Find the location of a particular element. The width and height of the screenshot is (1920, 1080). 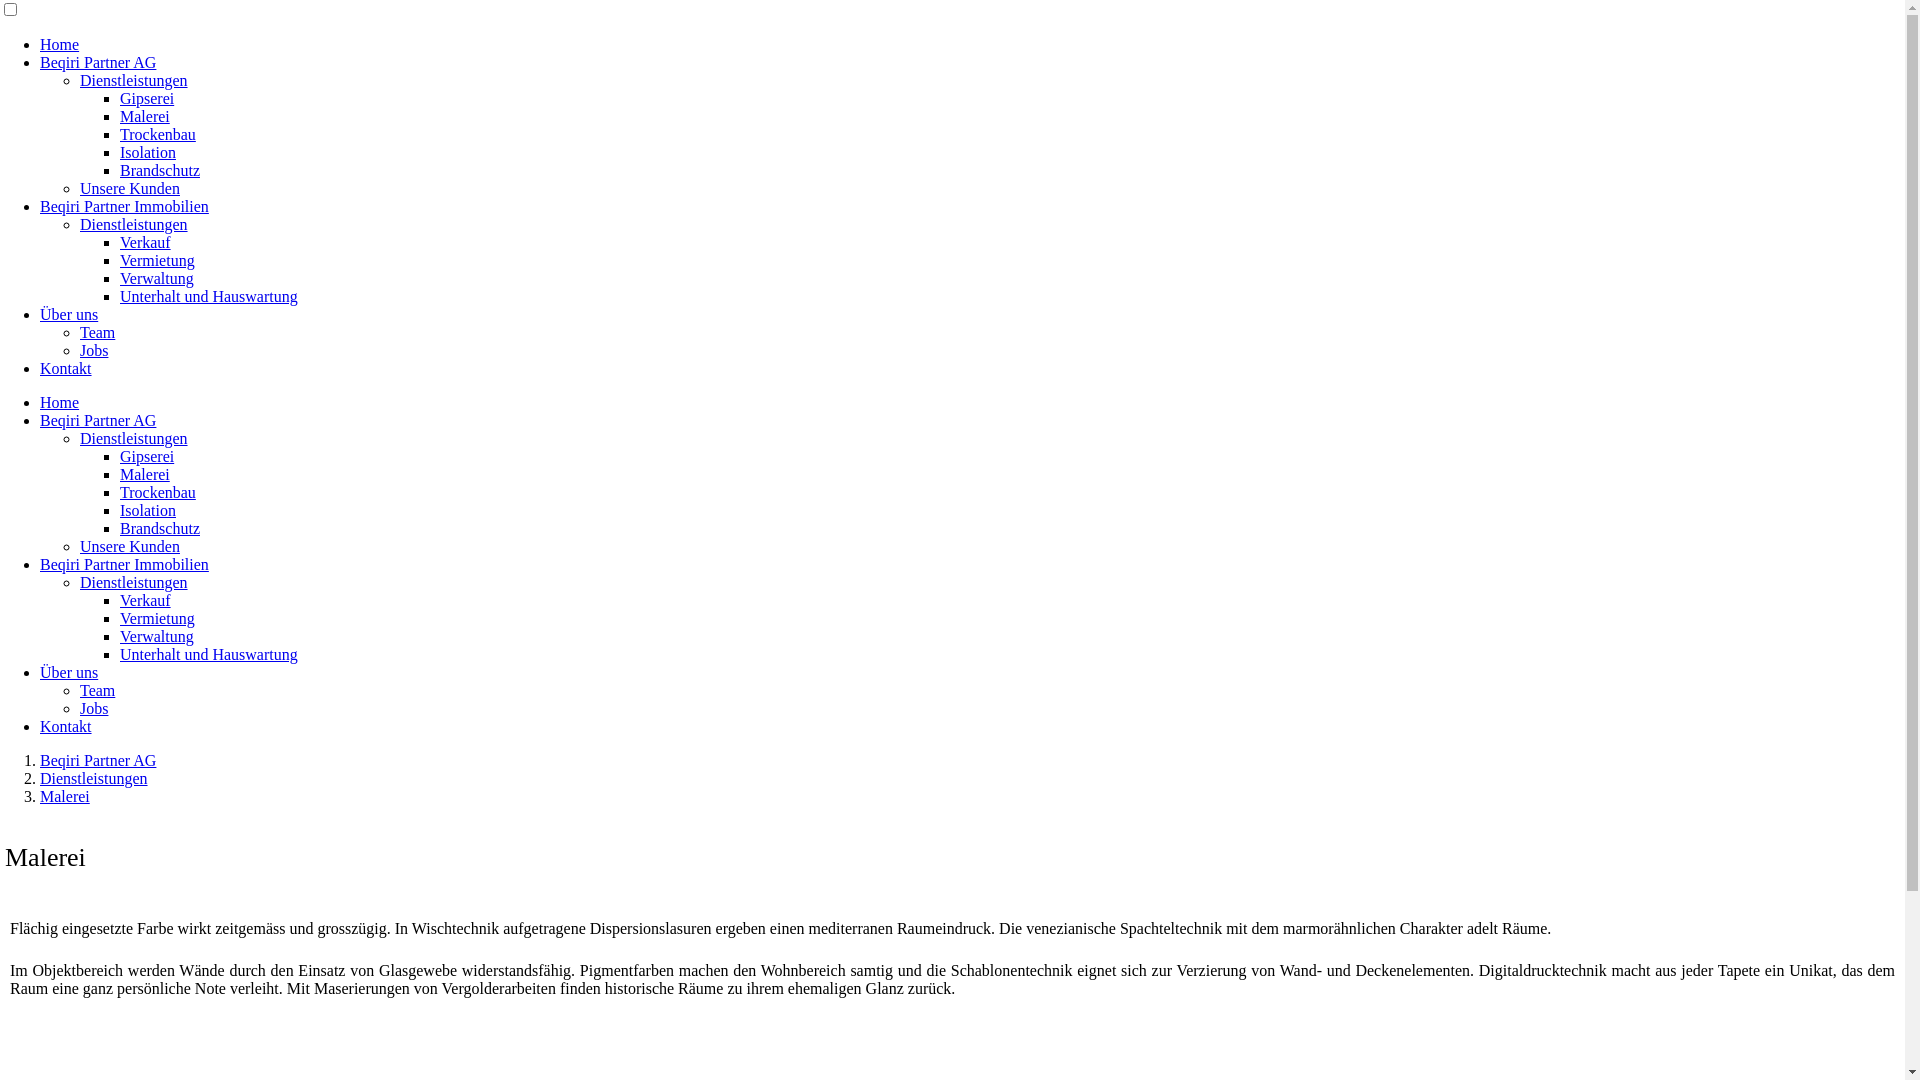

'Verkauf' is located at coordinates (144, 599).